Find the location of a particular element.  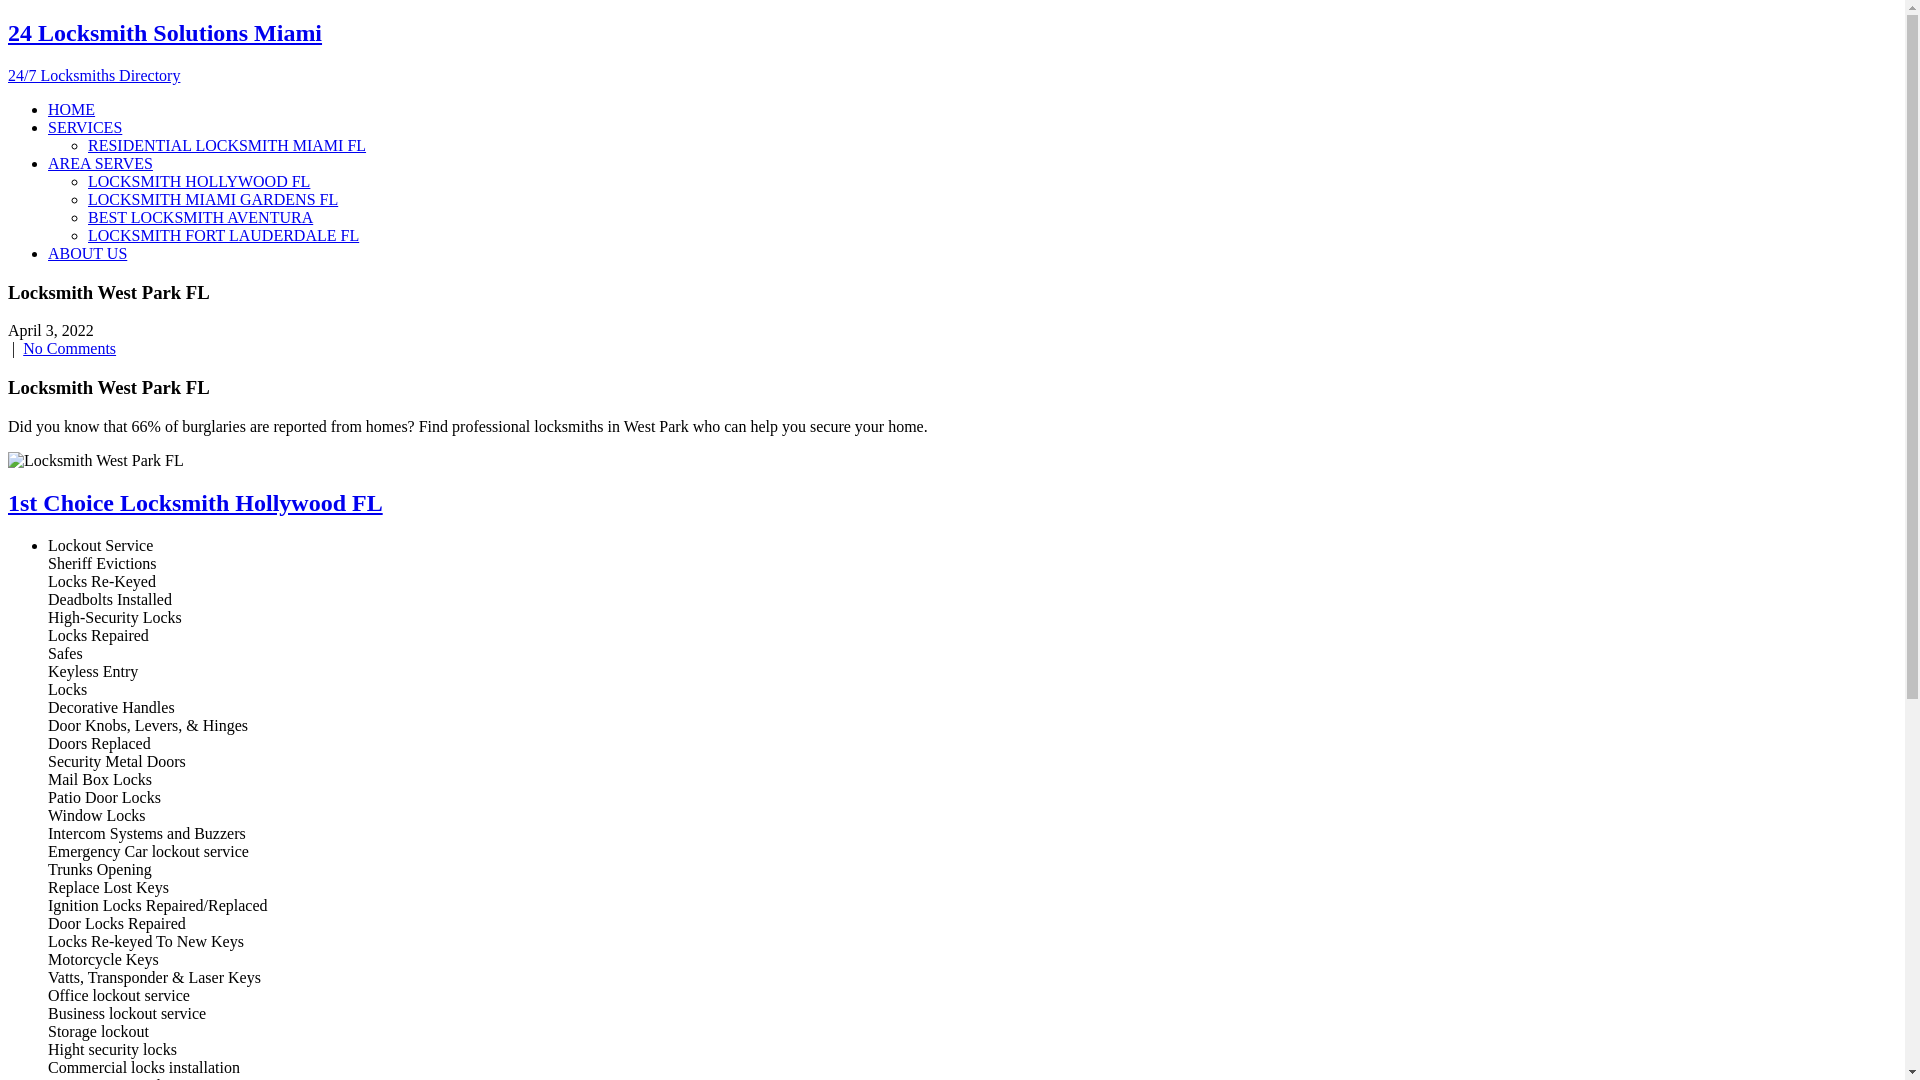

'HOME' is located at coordinates (71, 109).